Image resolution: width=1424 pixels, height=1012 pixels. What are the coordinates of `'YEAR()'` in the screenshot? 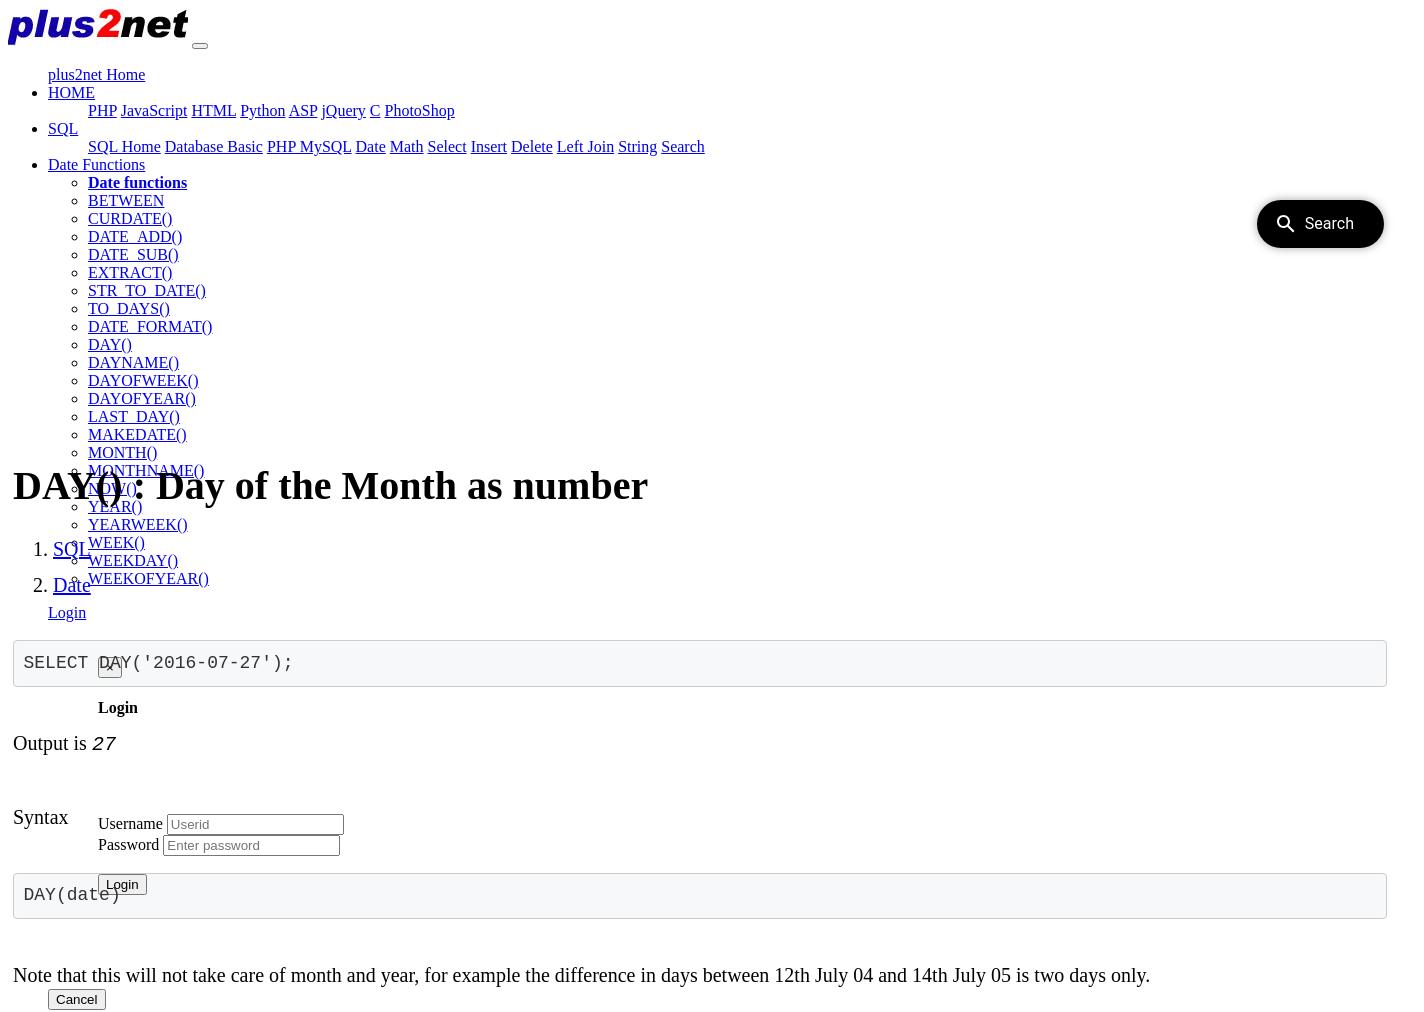 It's located at (115, 506).